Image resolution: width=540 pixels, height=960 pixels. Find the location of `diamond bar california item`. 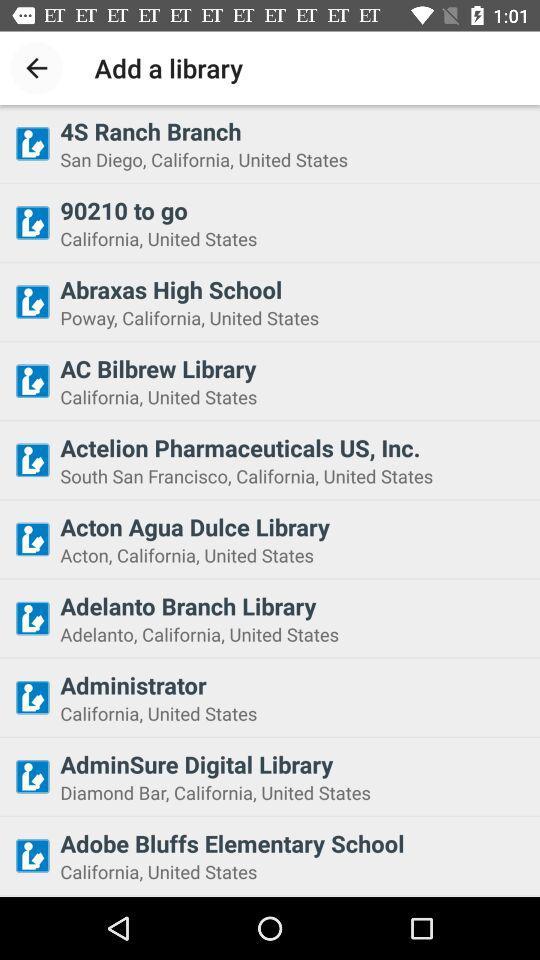

diamond bar california item is located at coordinates (293, 792).